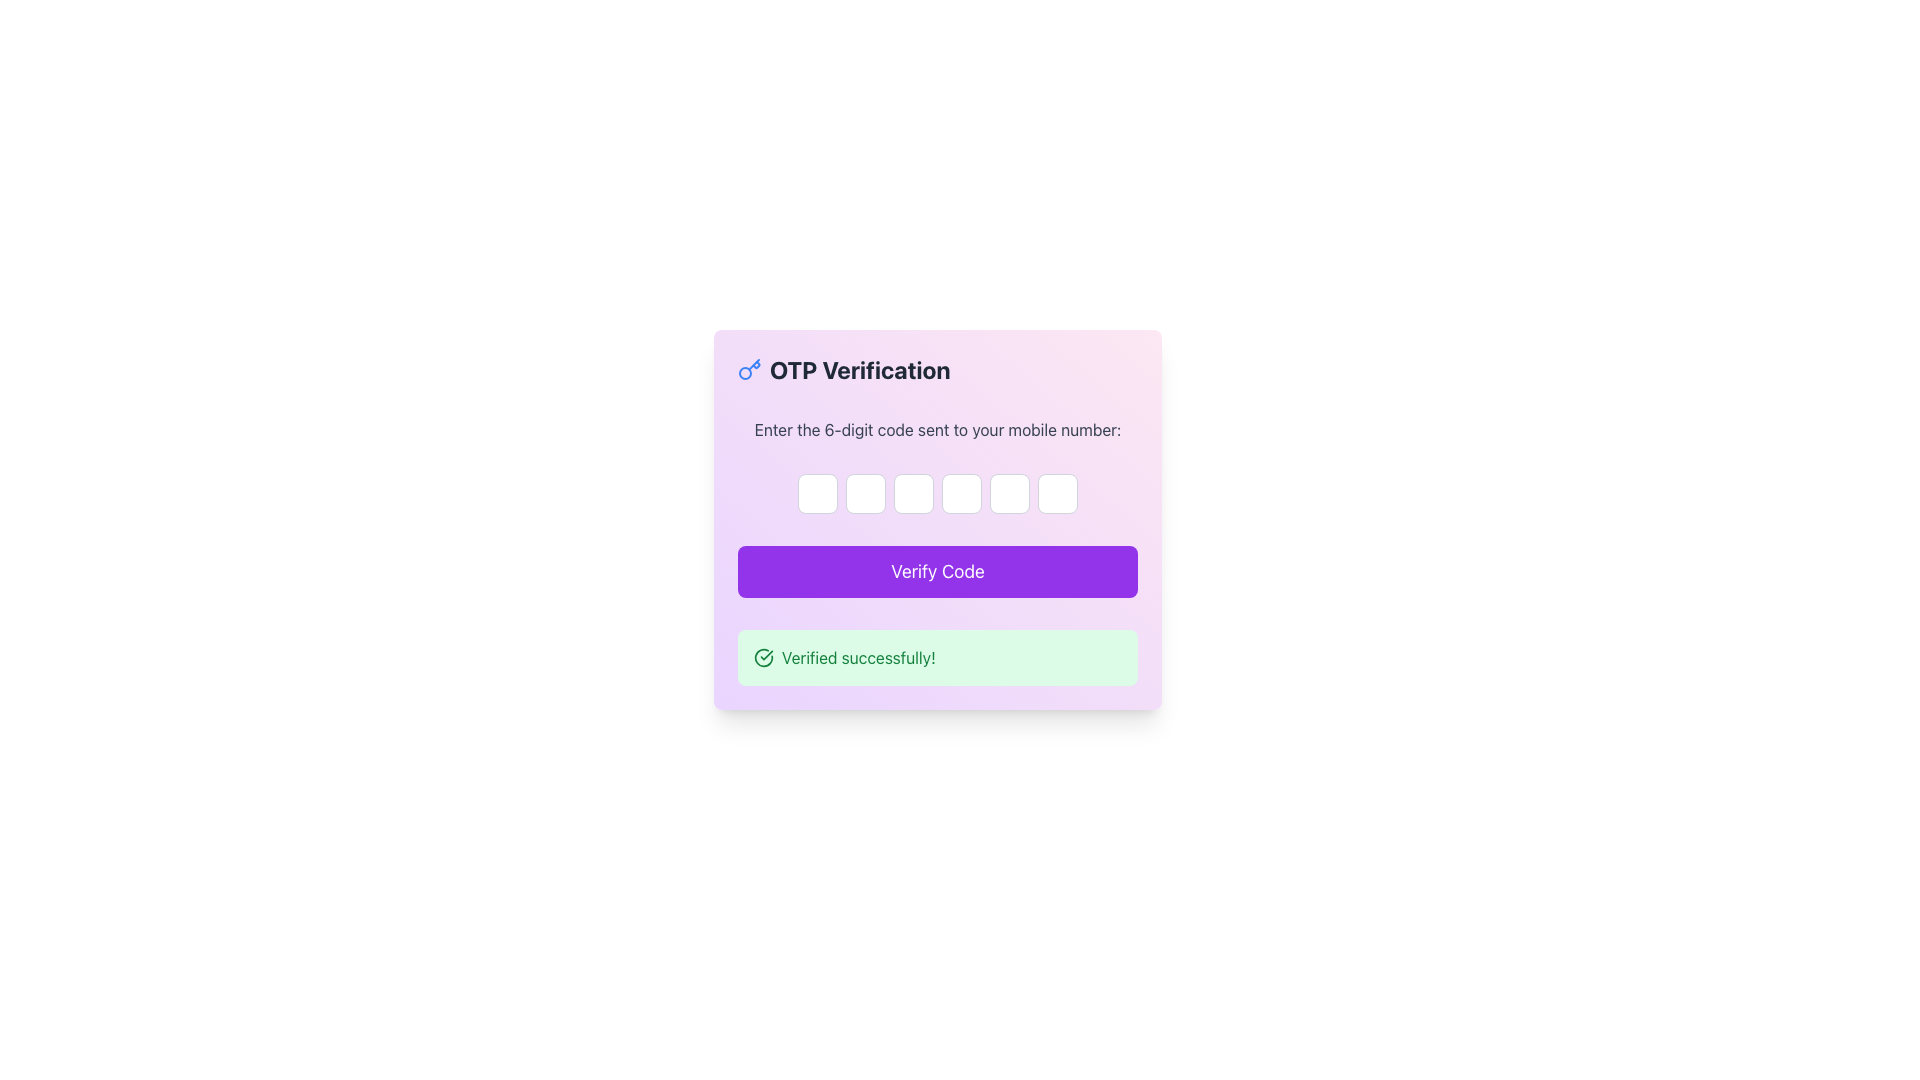 The image size is (1920, 1080). I want to click on the static text label that provides instructions for entering a 6-digit code, located under 'OTP Verification' and above the input boxes, so click(936, 428).